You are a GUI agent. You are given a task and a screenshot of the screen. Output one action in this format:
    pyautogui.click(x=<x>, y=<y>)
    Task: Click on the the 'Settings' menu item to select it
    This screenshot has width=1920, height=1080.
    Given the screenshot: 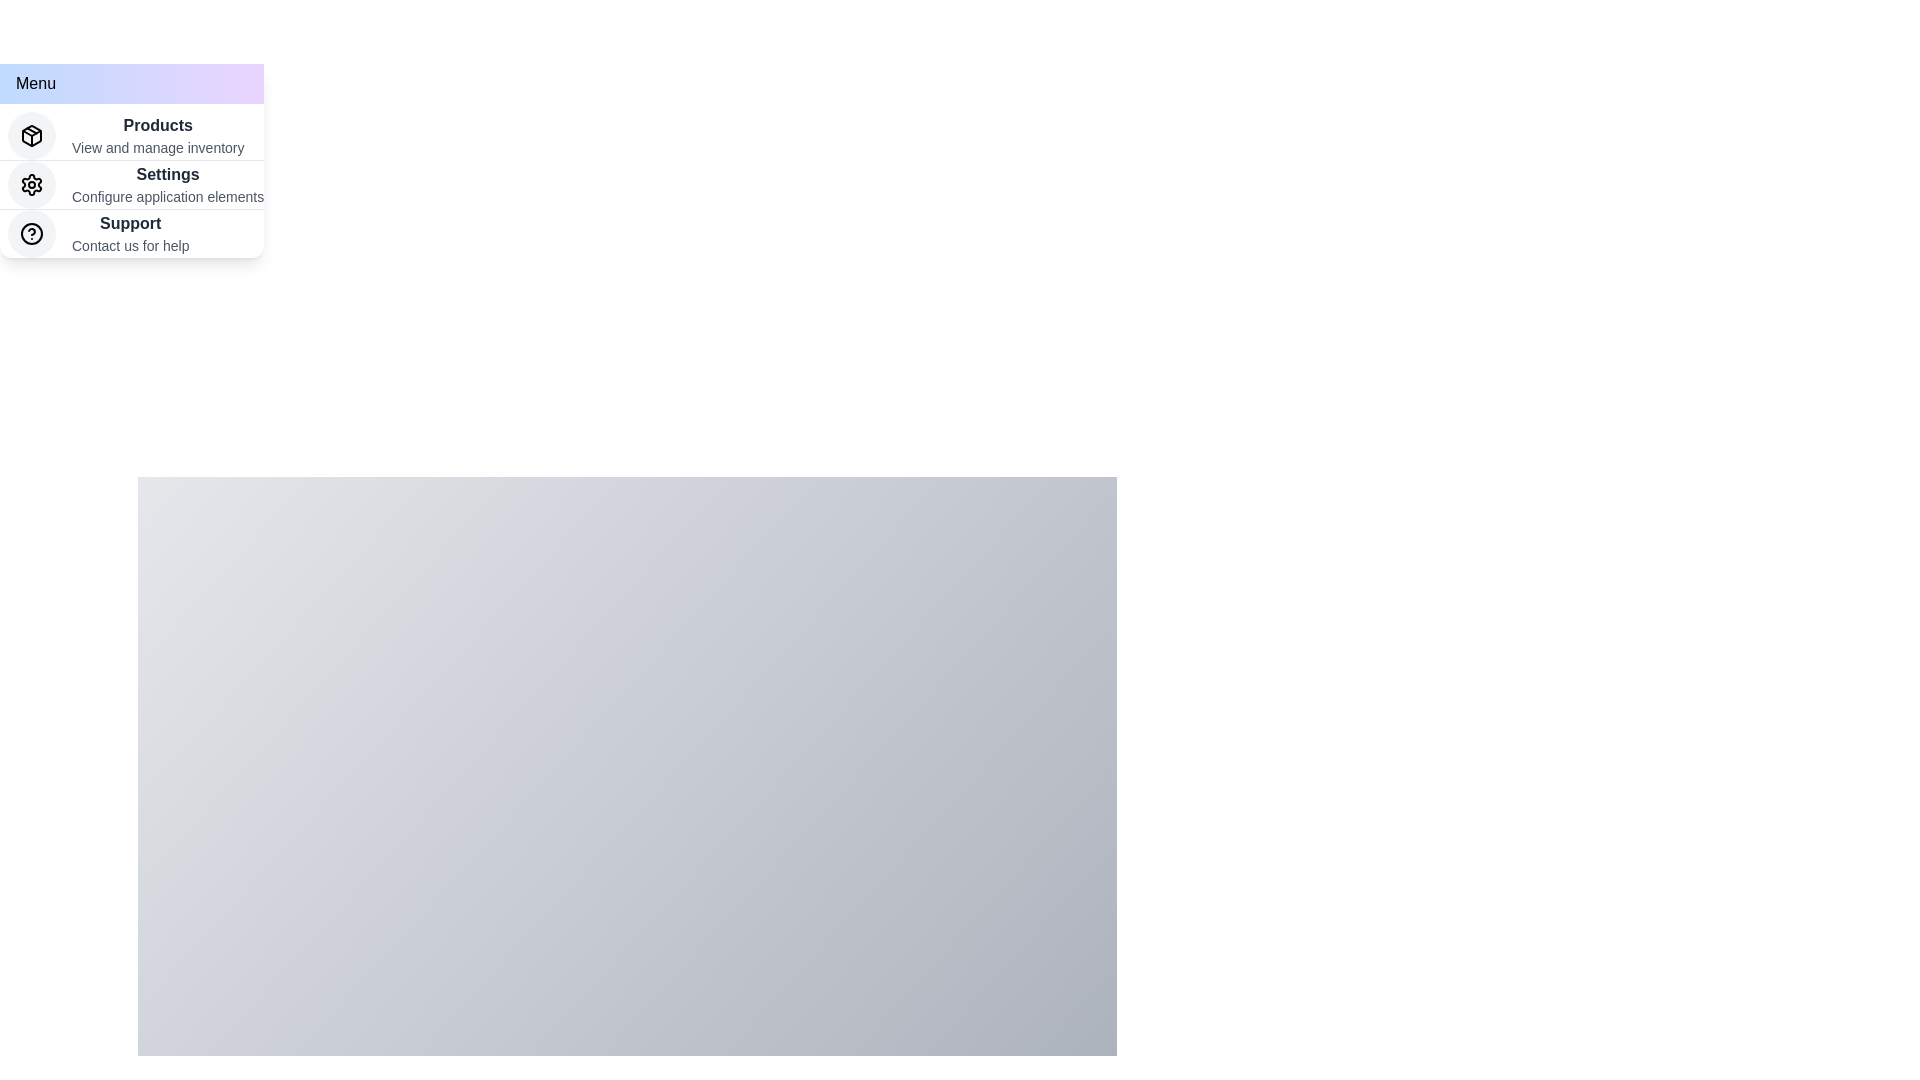 What is the action you would take?
    pyautogui.click(x=131, y=173)
    